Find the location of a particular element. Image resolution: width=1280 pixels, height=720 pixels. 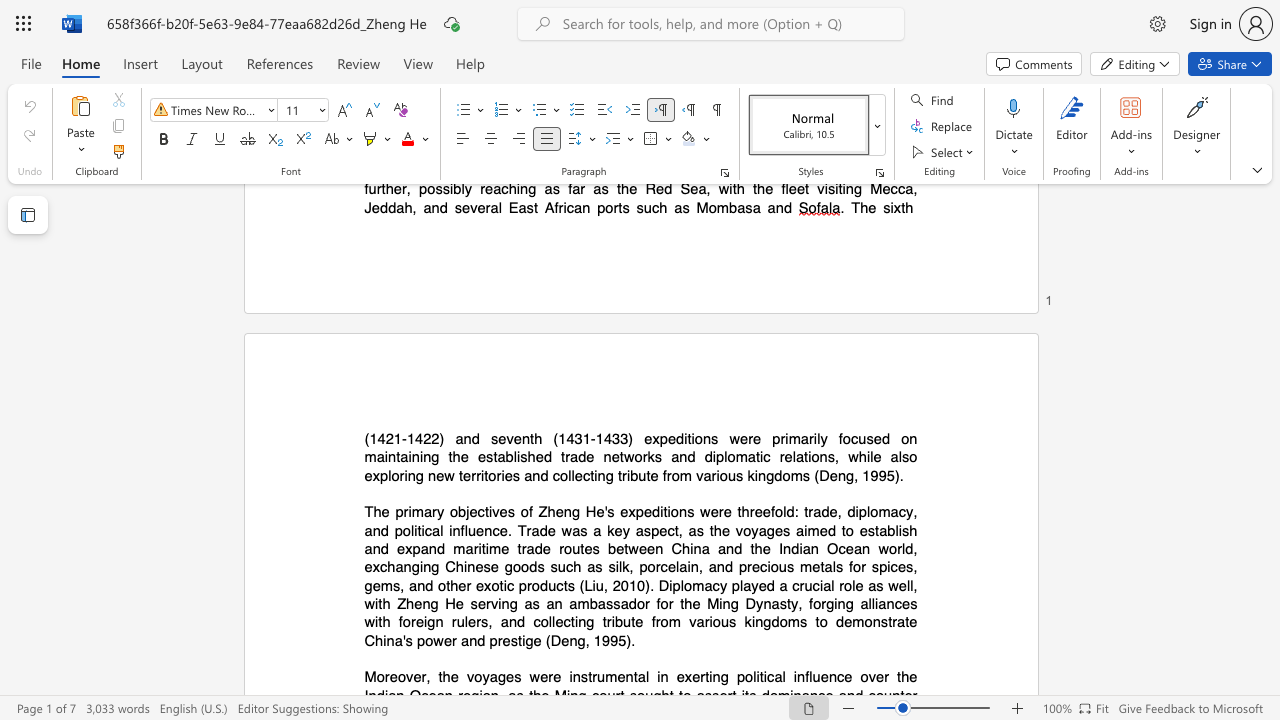

the space between the continuous character "i" and "p" in the text is located at coordinates (673, 585).